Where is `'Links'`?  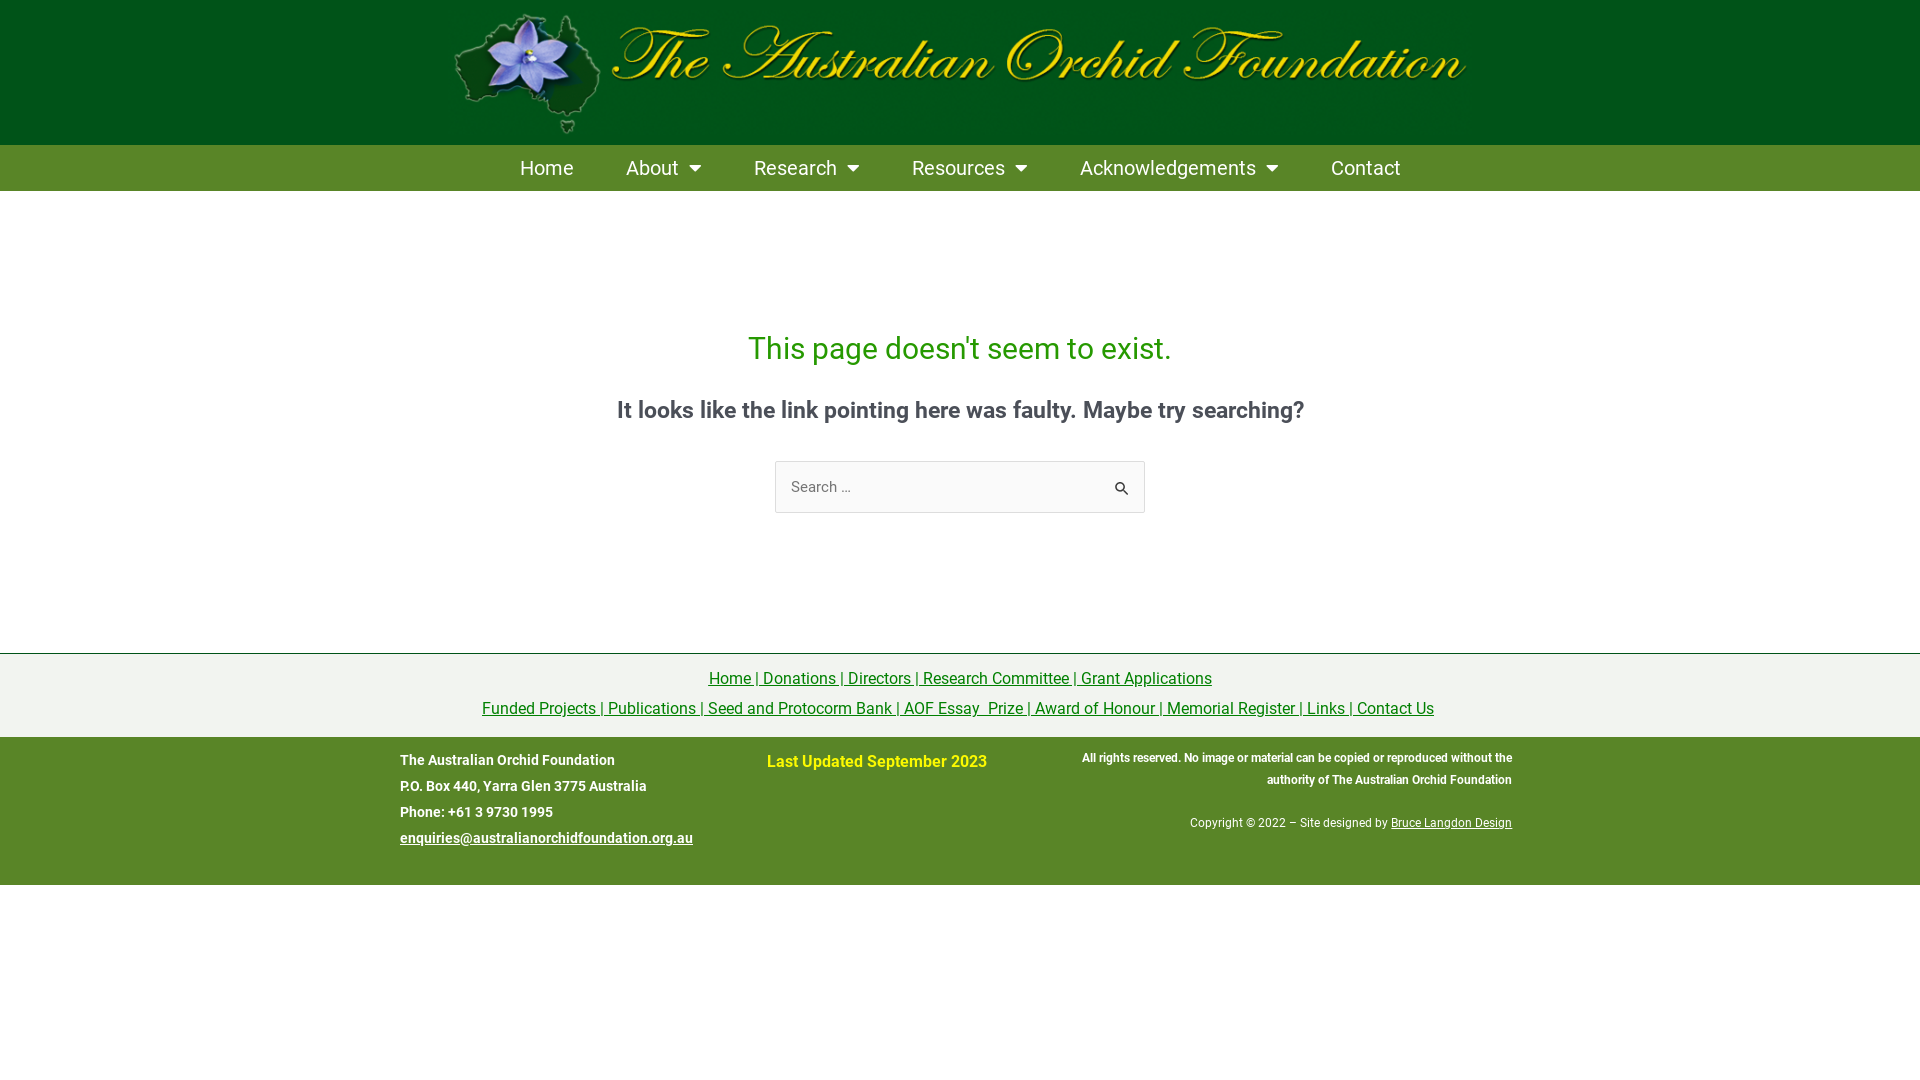
'Links' is located at coordinates (1325, 707).